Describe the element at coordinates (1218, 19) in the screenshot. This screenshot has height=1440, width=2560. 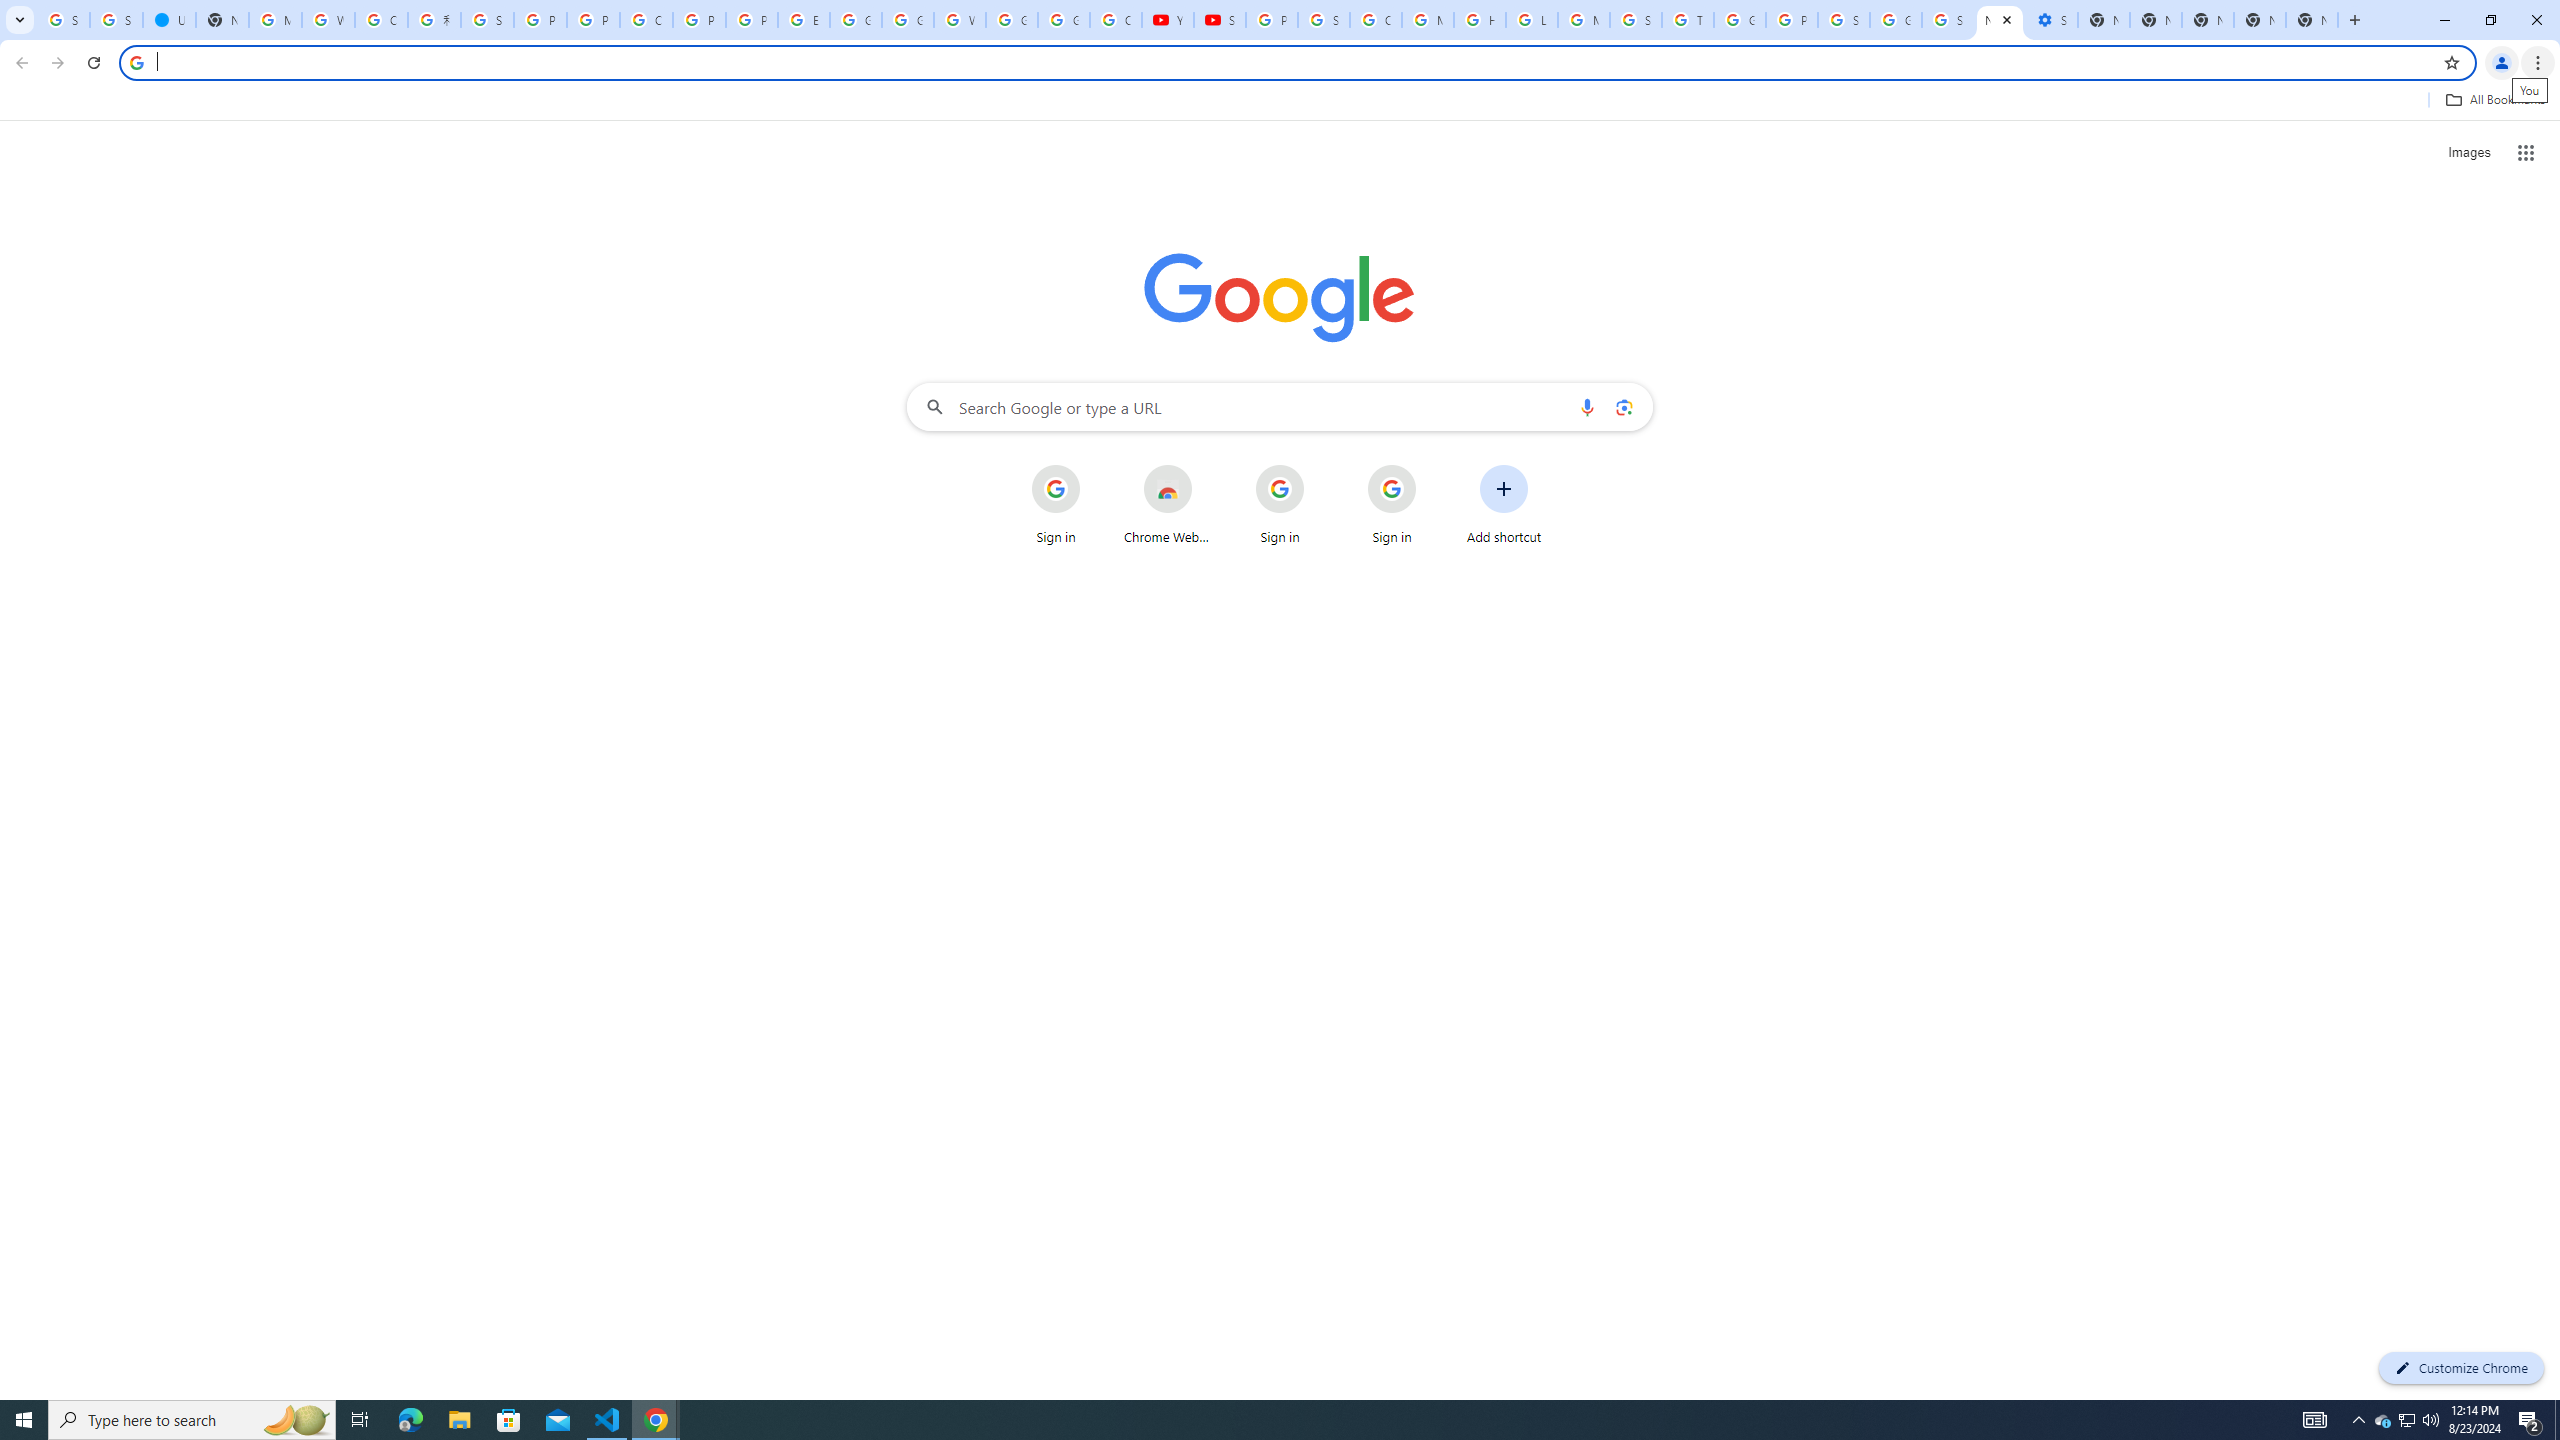
I see `'Subscriptions - YouTube'` at that location.